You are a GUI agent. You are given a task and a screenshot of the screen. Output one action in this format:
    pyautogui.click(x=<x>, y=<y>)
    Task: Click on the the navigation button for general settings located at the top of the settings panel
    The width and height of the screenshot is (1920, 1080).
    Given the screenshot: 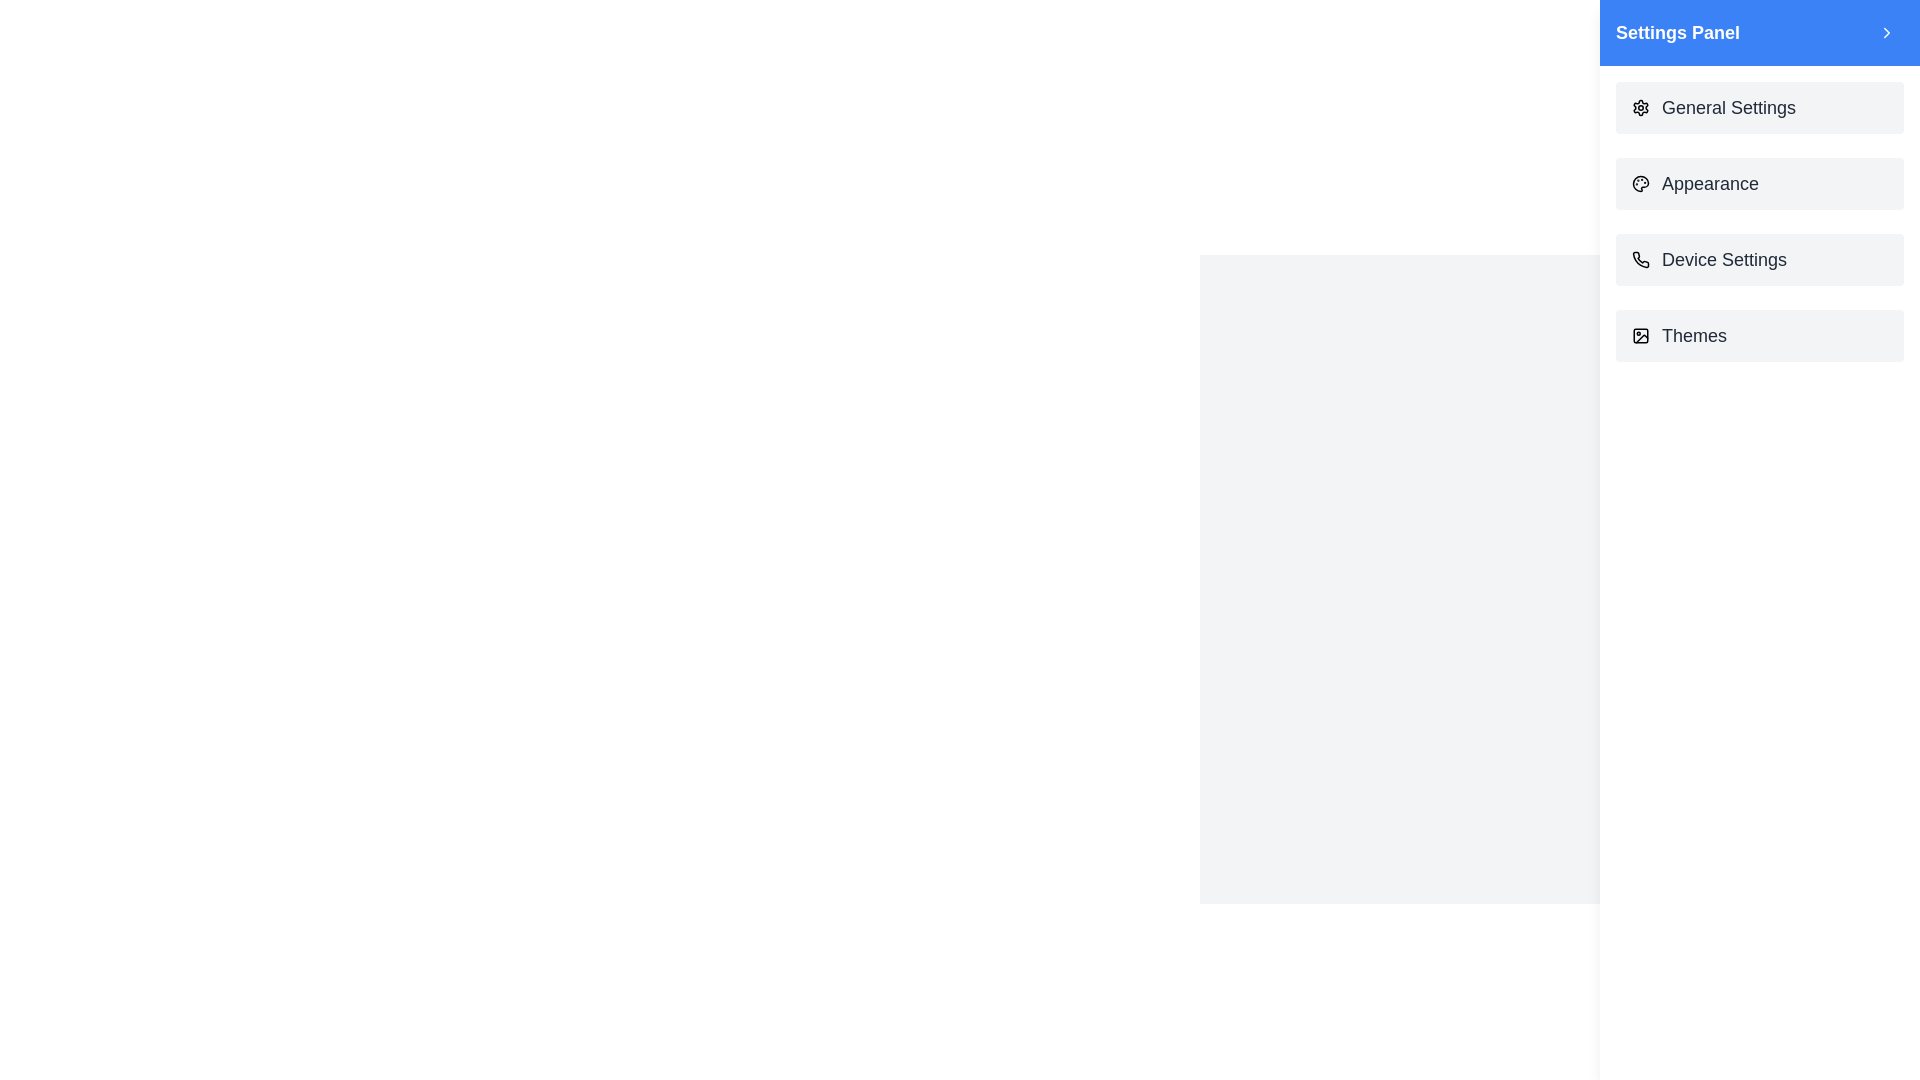 What is the action you would take?
    pyautogui.click(x=1760, y=108)
    